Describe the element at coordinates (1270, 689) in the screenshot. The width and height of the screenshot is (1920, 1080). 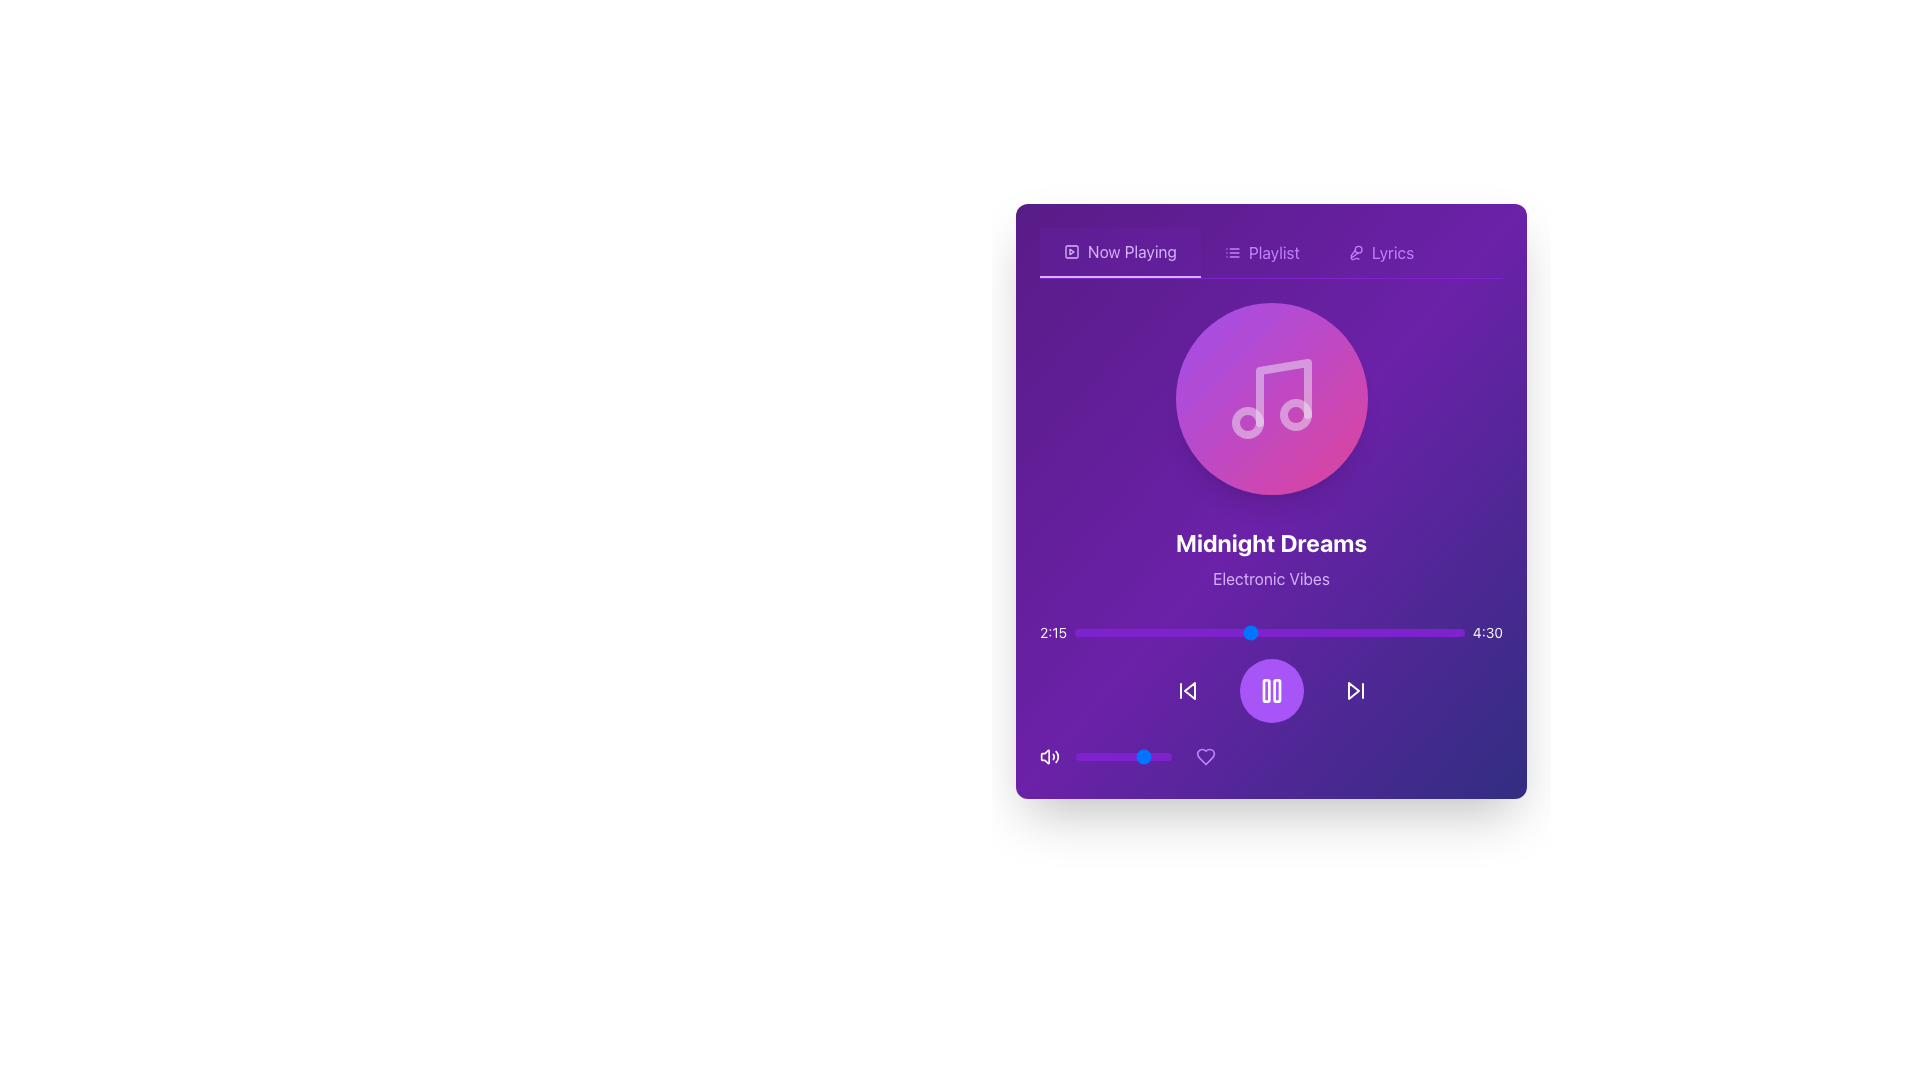
I see `the circular purple button with a white pause icon in the bottom control section of the media player interface` at that location.